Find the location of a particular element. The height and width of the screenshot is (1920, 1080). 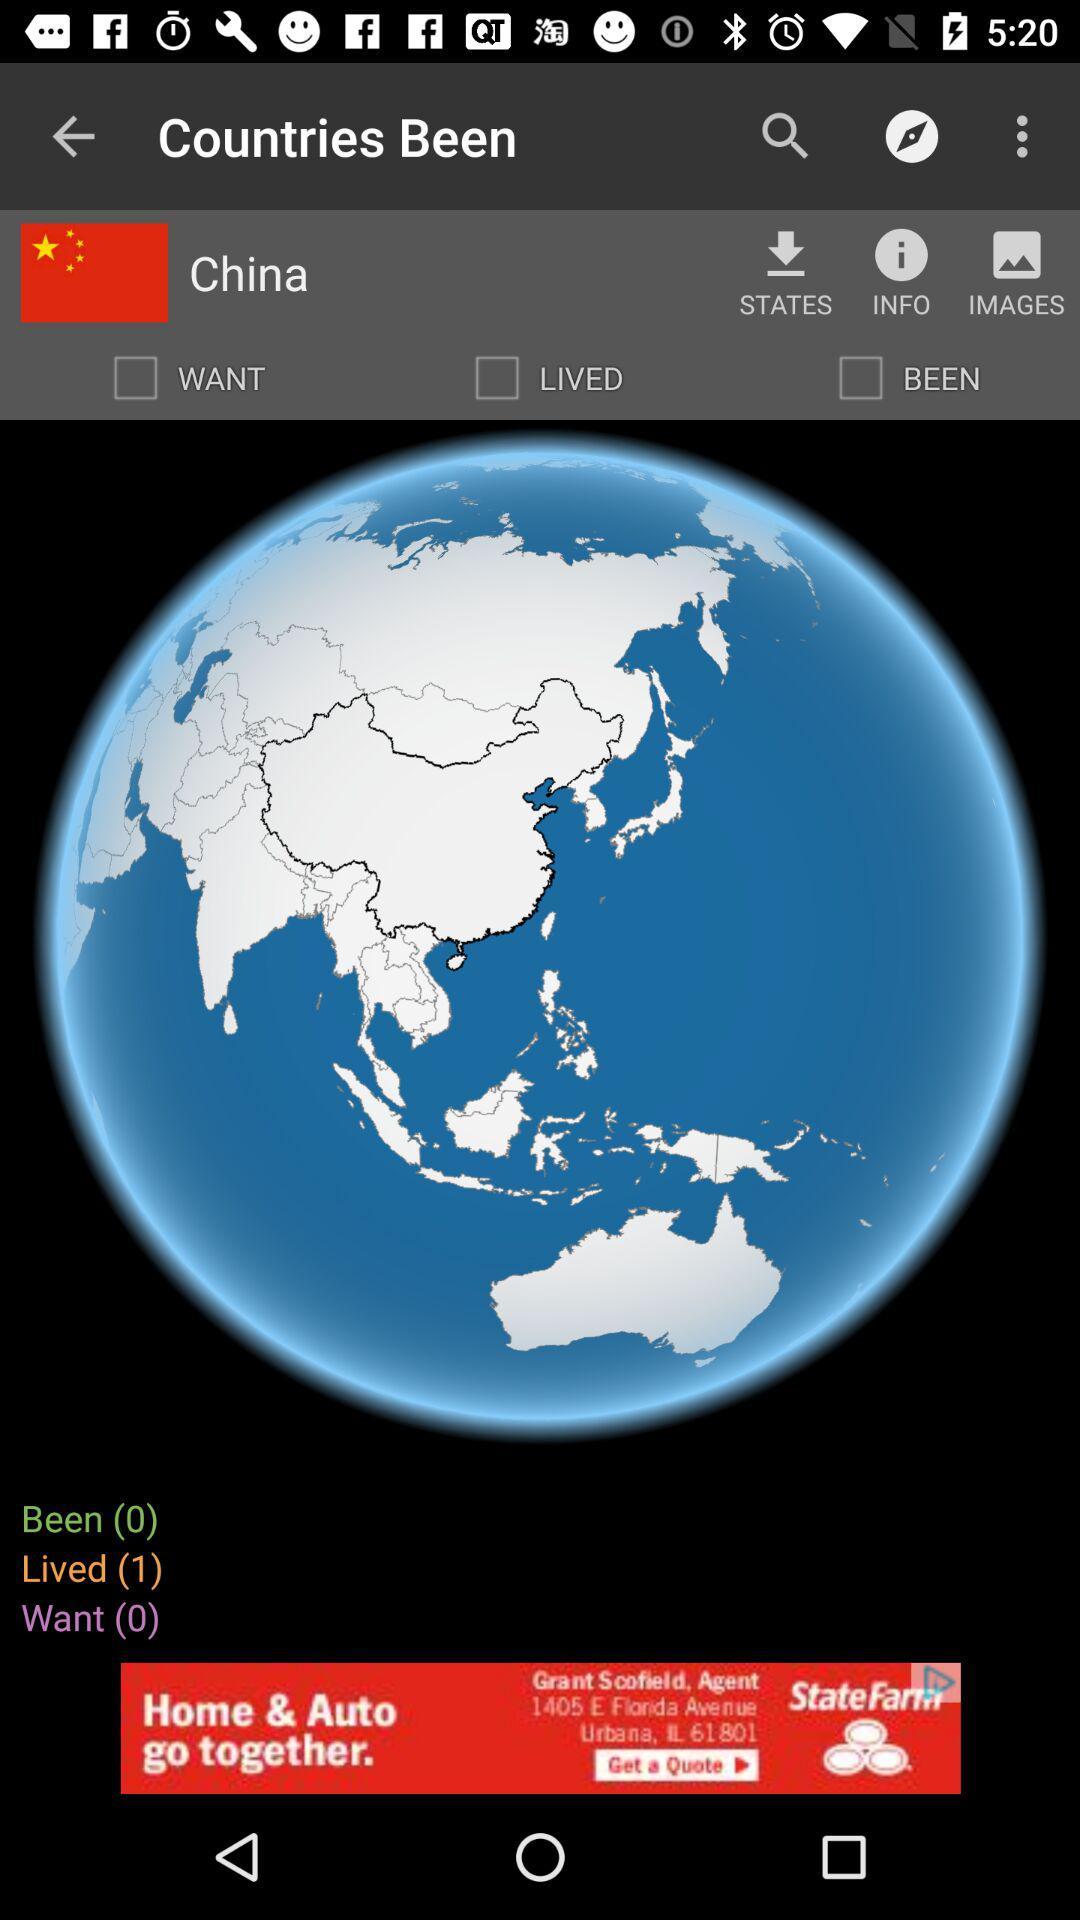

mark location as lived is located at coordinates (496, 378).